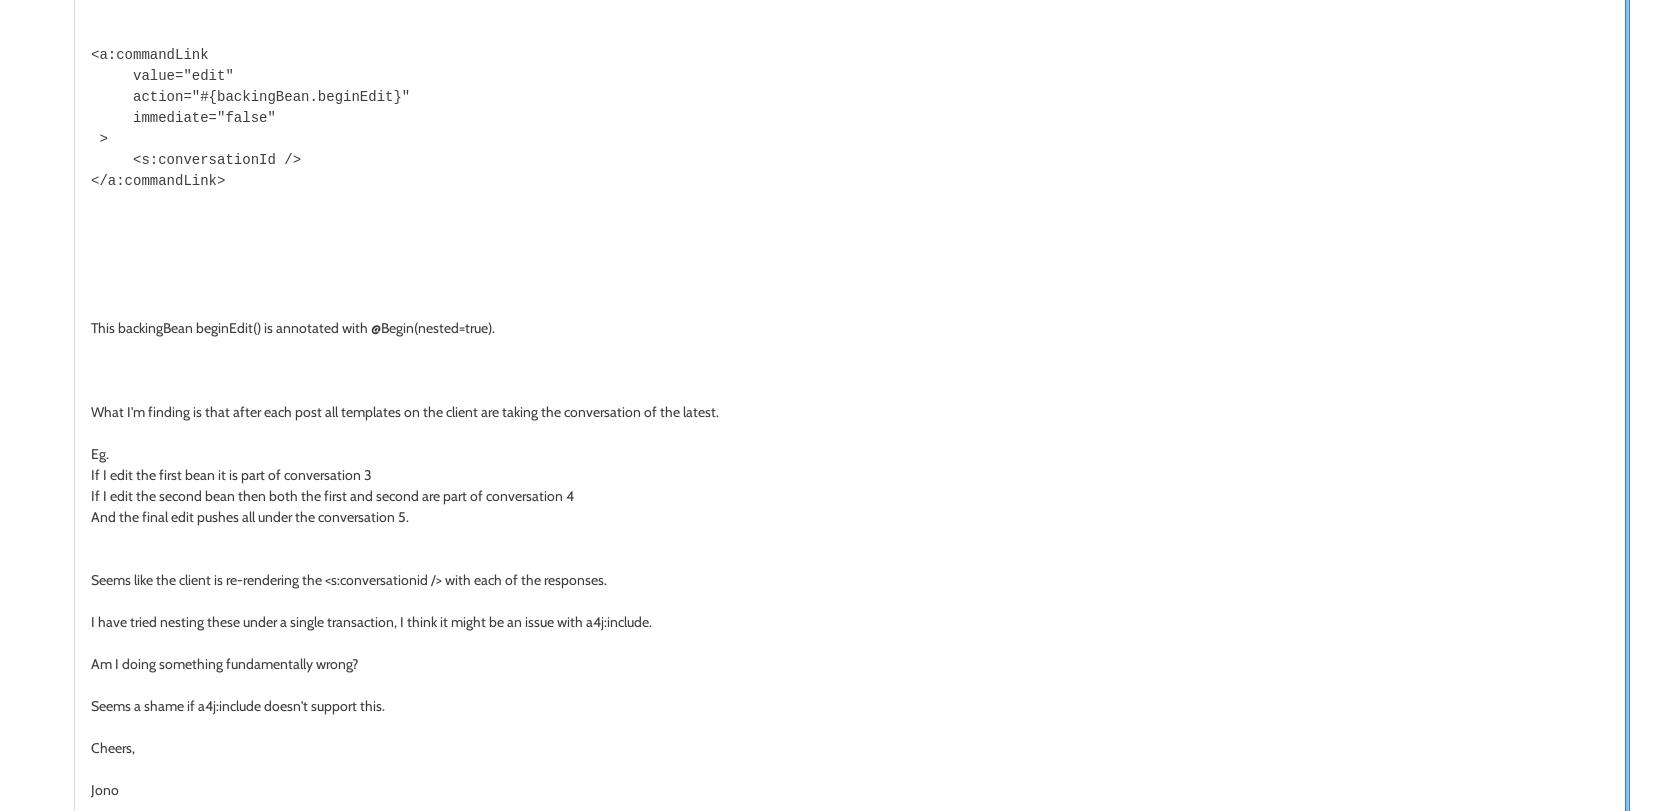  What do you see at coordinates (90, 661) in the screenshot?
I see `'Am I doing something fundamentally wrong?'` at bounding box center [90, 661].